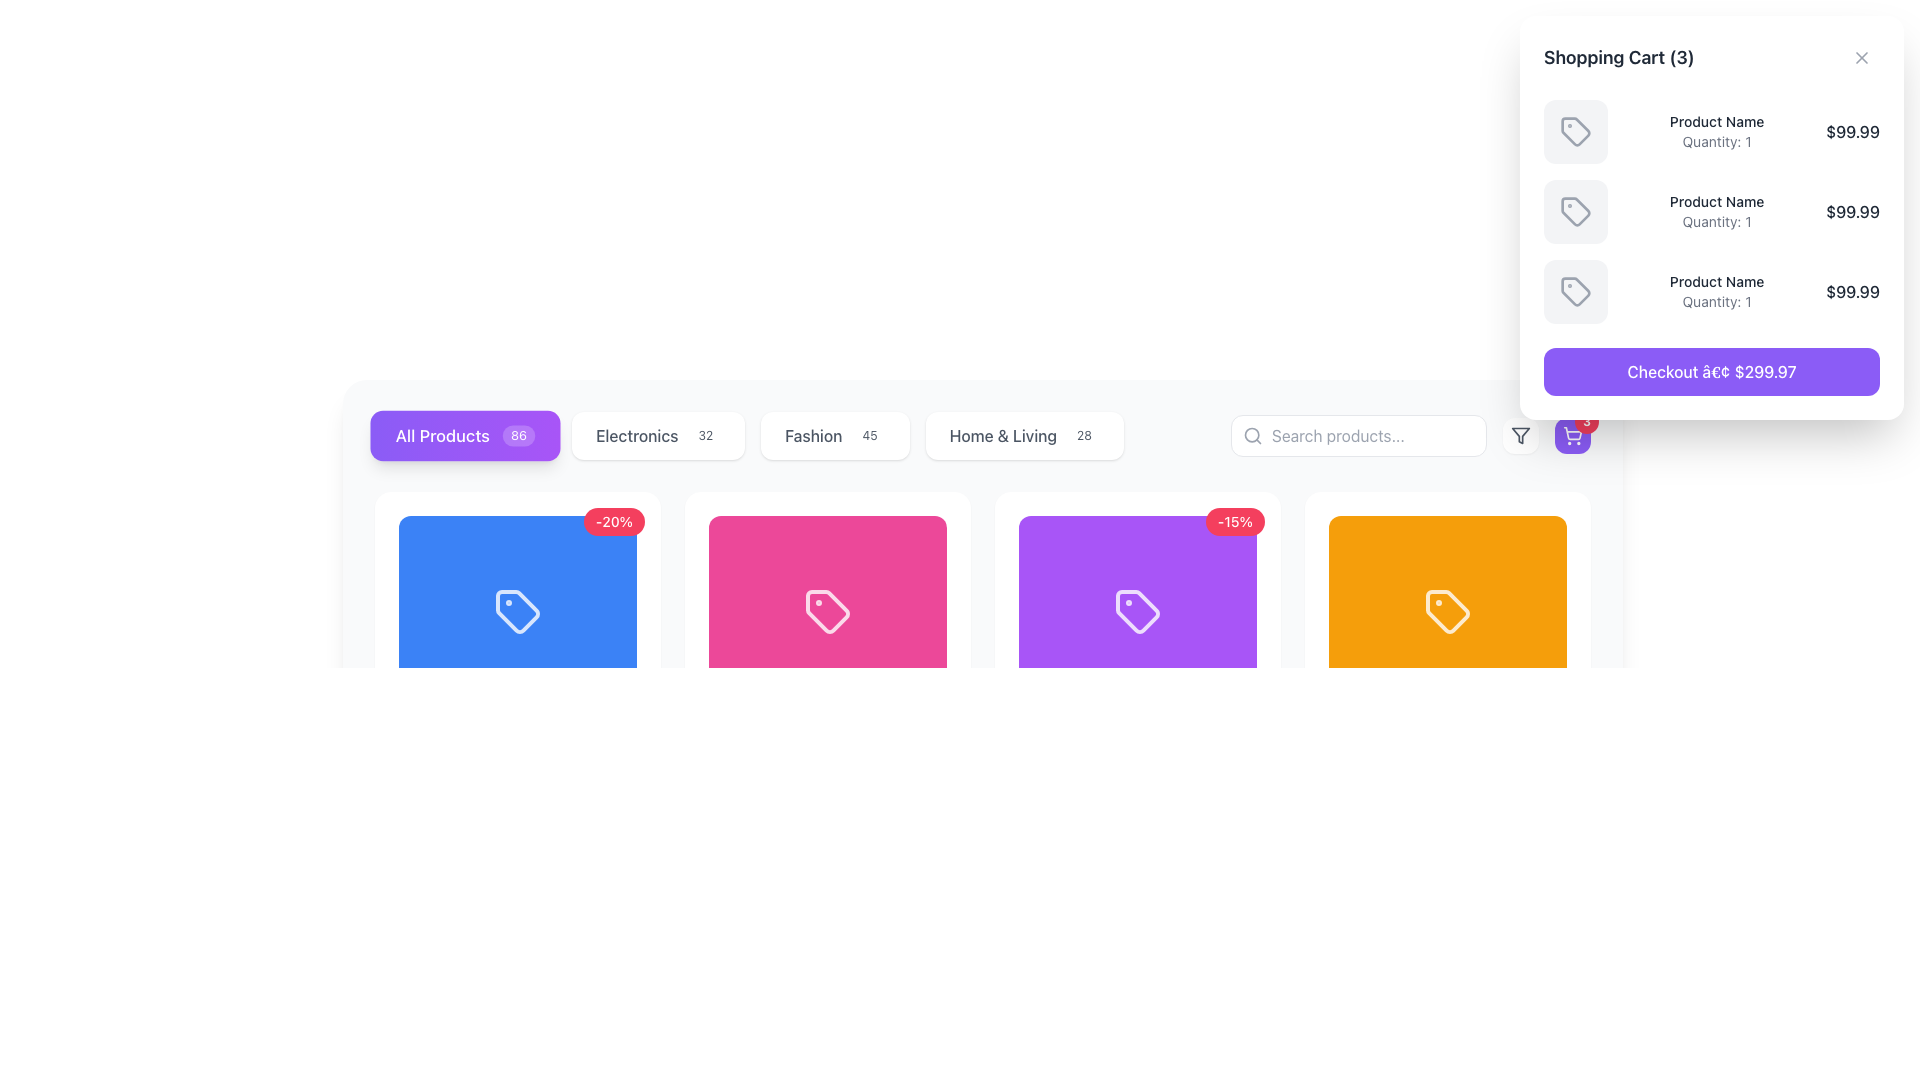 The image size is (1920, 1080). What do you see at coordinates (1711, 292) in the screenshot?
I see `the product entry text in the shopping cart sidebar` at bounding box center [1711, 292].